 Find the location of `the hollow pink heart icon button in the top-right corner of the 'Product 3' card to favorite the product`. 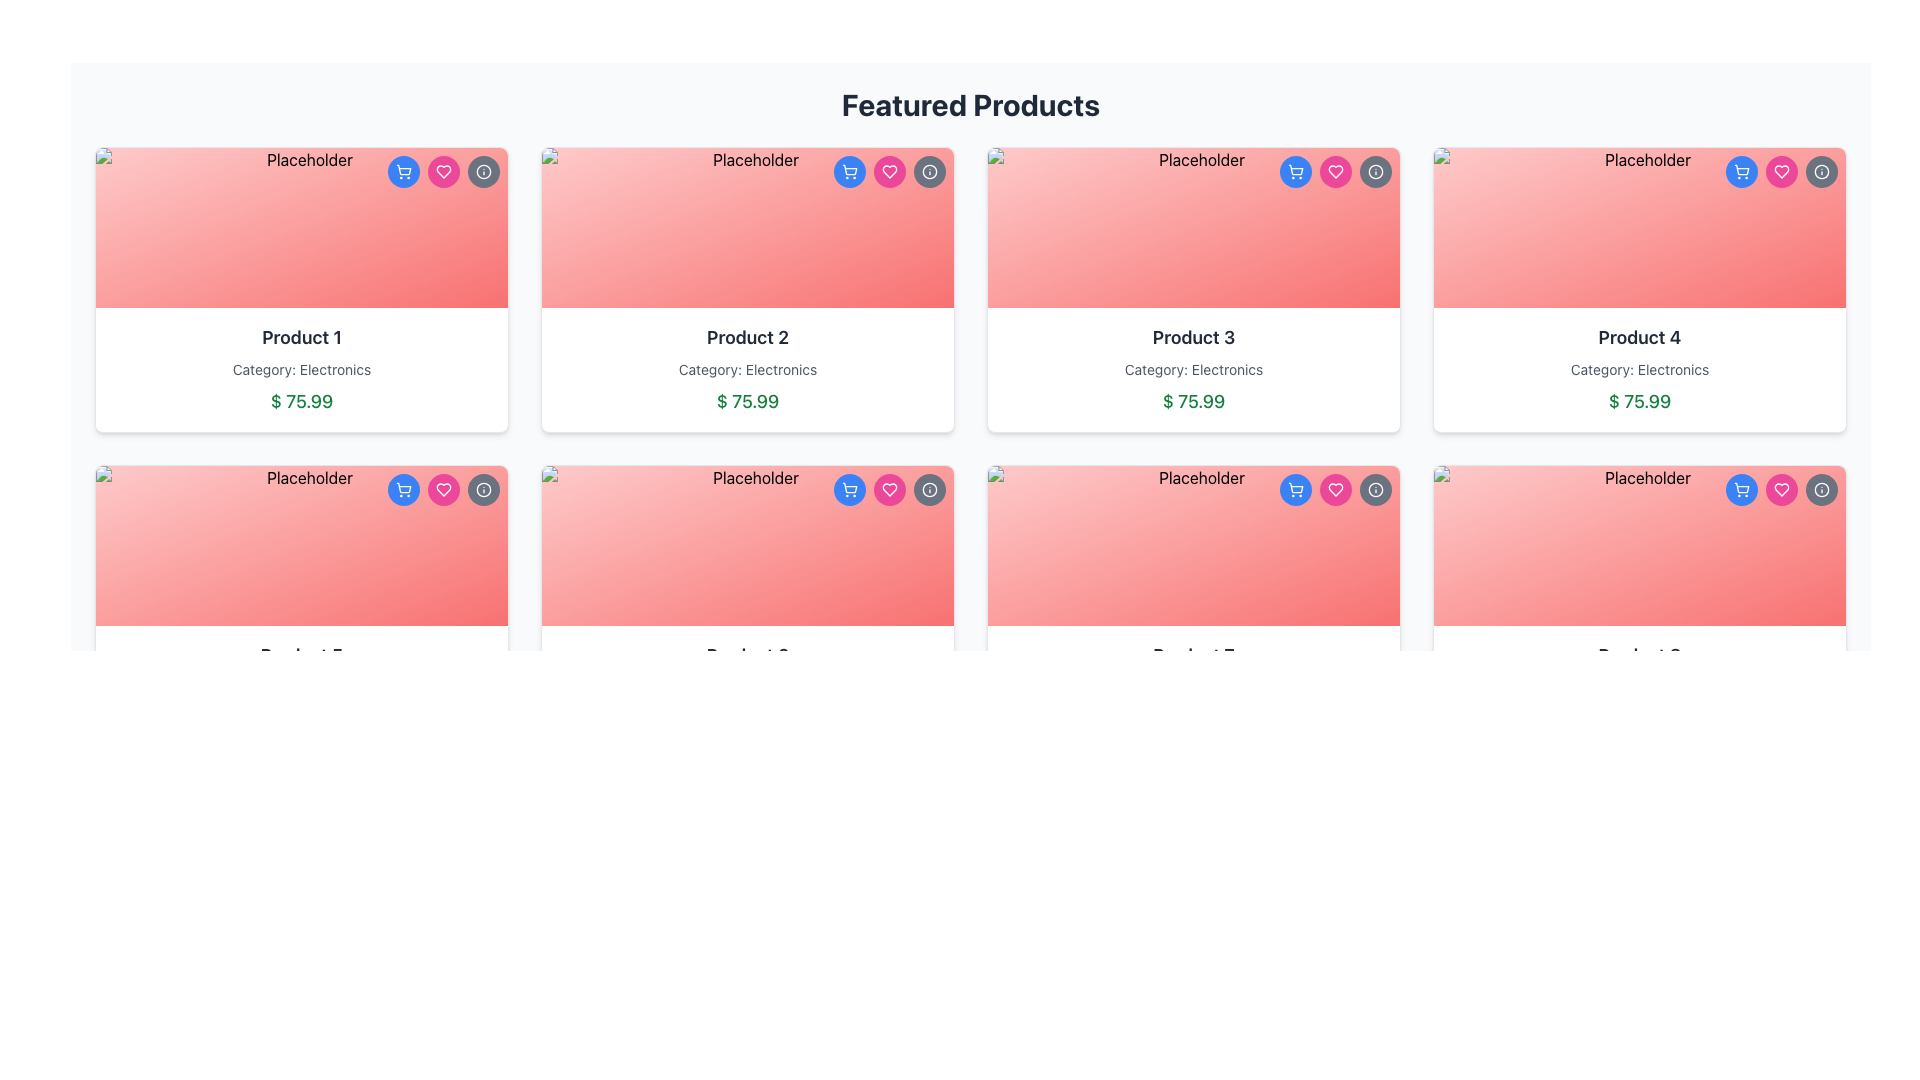

the hollow pink heart icon button in the top-right corner of the 'Product 3' card to favorite the product is located at coordinates (1335, 489).